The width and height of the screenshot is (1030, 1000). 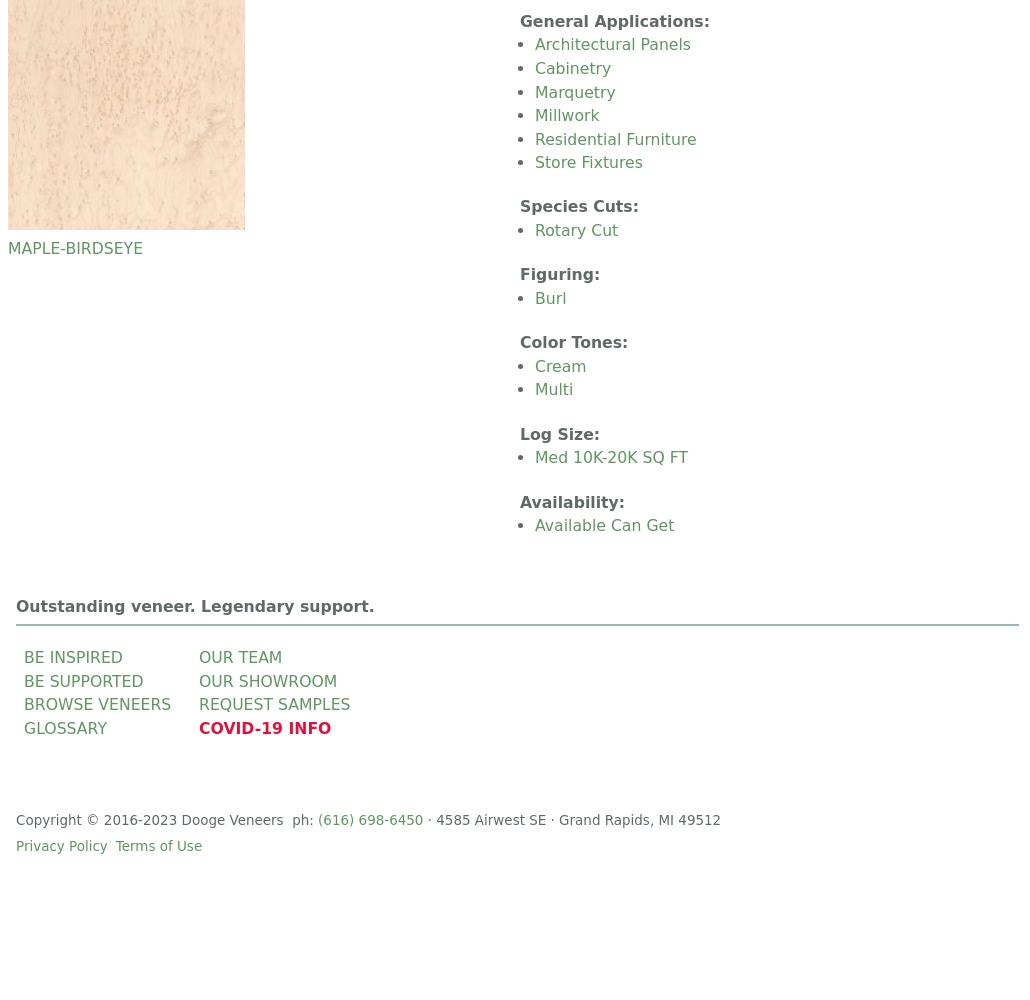 I want to click on 'Burl', so click(x=550, y=297).